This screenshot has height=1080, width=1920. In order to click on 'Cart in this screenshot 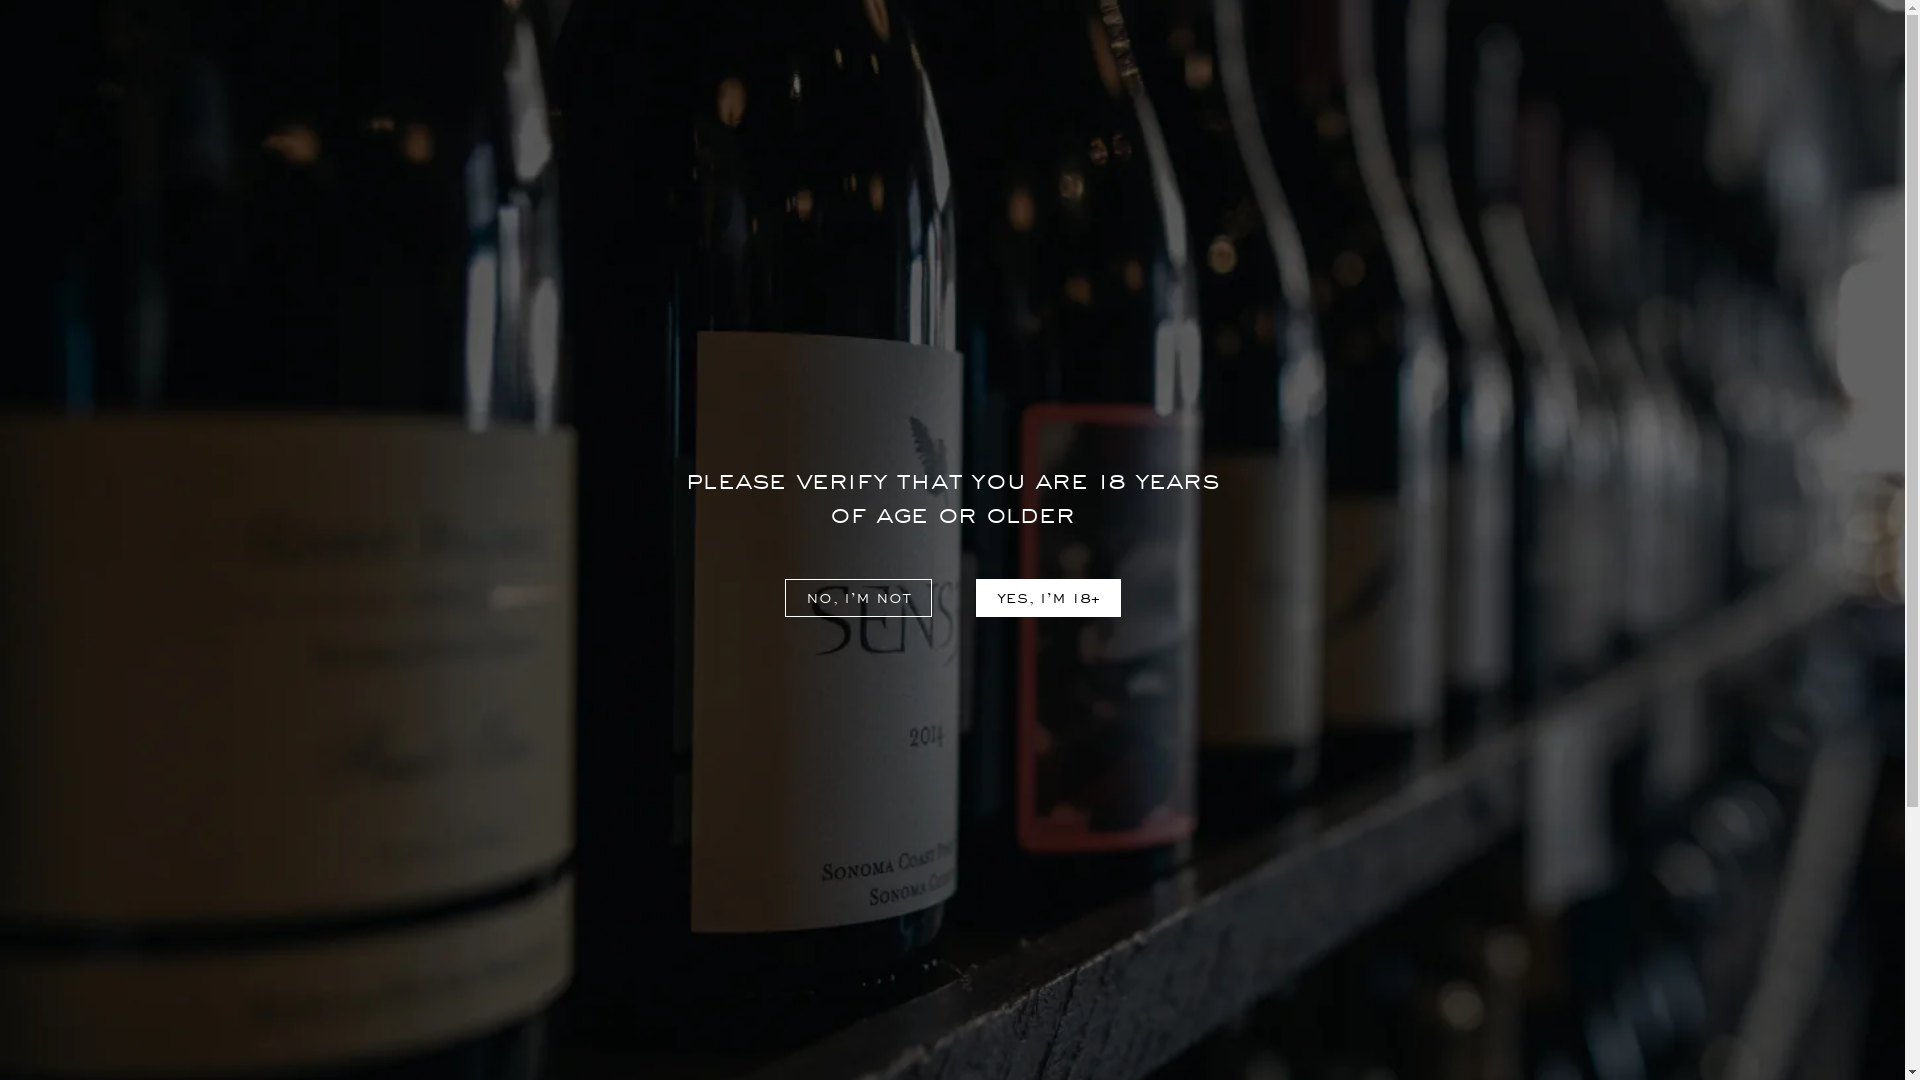, I will do `click(1822, 63)`.